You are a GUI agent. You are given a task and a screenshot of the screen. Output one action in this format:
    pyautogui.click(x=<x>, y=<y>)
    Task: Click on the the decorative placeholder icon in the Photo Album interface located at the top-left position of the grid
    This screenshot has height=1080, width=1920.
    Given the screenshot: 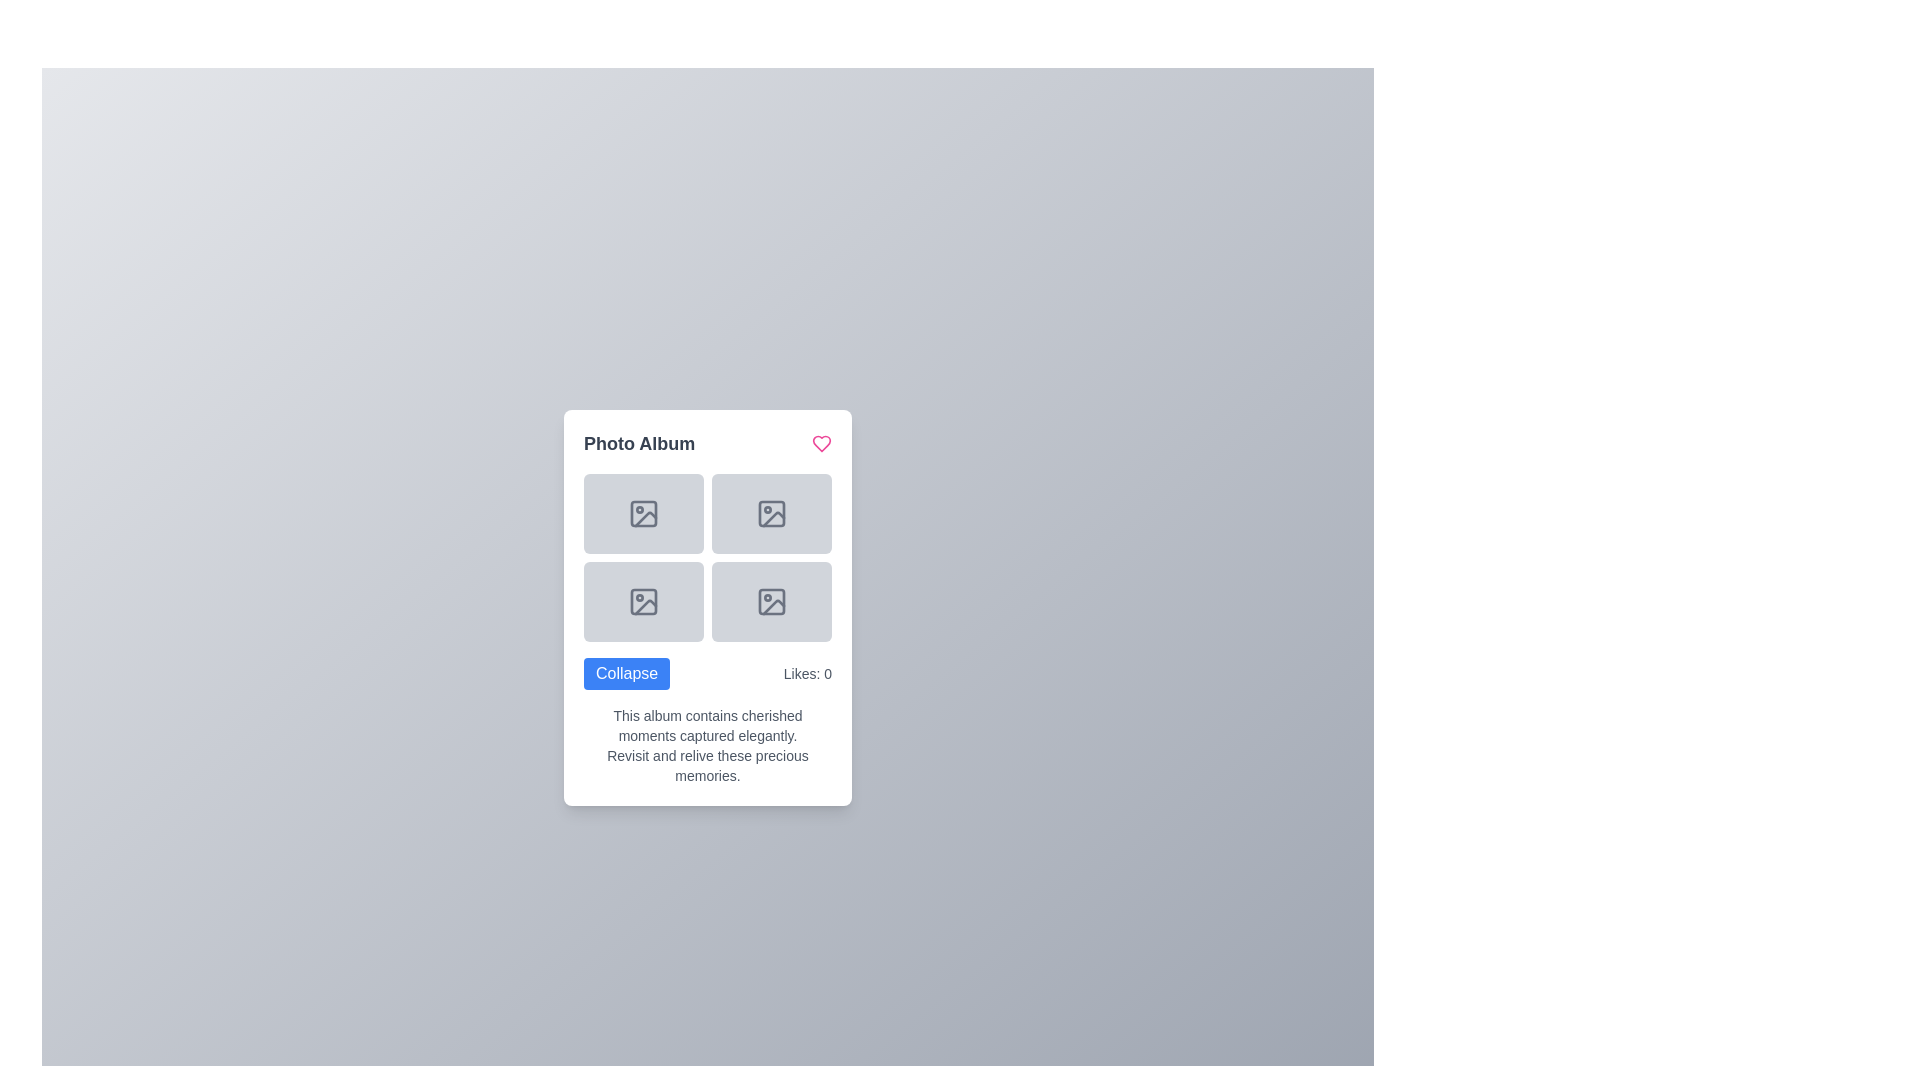 What is the action you would take?
    pyautogui.click(x=643, y=512)
    